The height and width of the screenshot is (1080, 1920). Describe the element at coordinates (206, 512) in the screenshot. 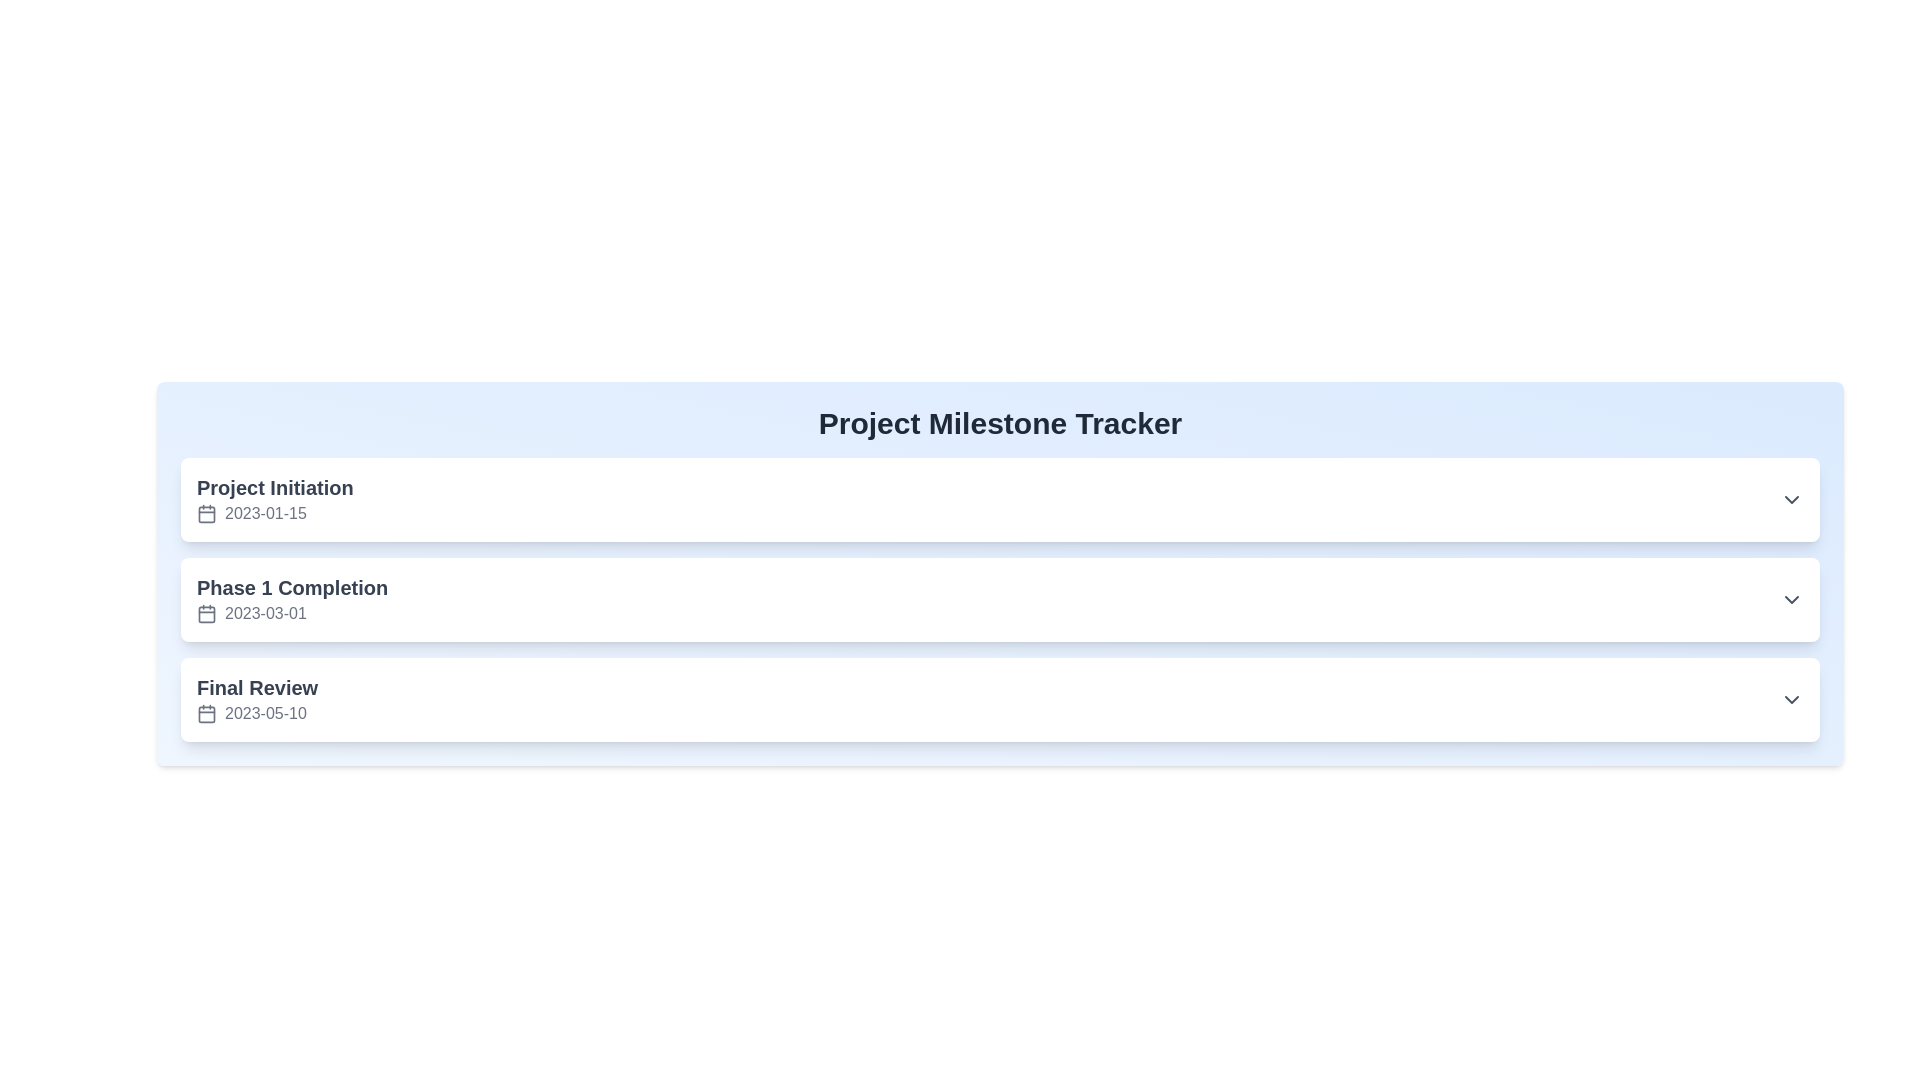

I see `the calendar icon located in the first row of date-related entries, closely aligned with the text '2023-01-15'` at that location.